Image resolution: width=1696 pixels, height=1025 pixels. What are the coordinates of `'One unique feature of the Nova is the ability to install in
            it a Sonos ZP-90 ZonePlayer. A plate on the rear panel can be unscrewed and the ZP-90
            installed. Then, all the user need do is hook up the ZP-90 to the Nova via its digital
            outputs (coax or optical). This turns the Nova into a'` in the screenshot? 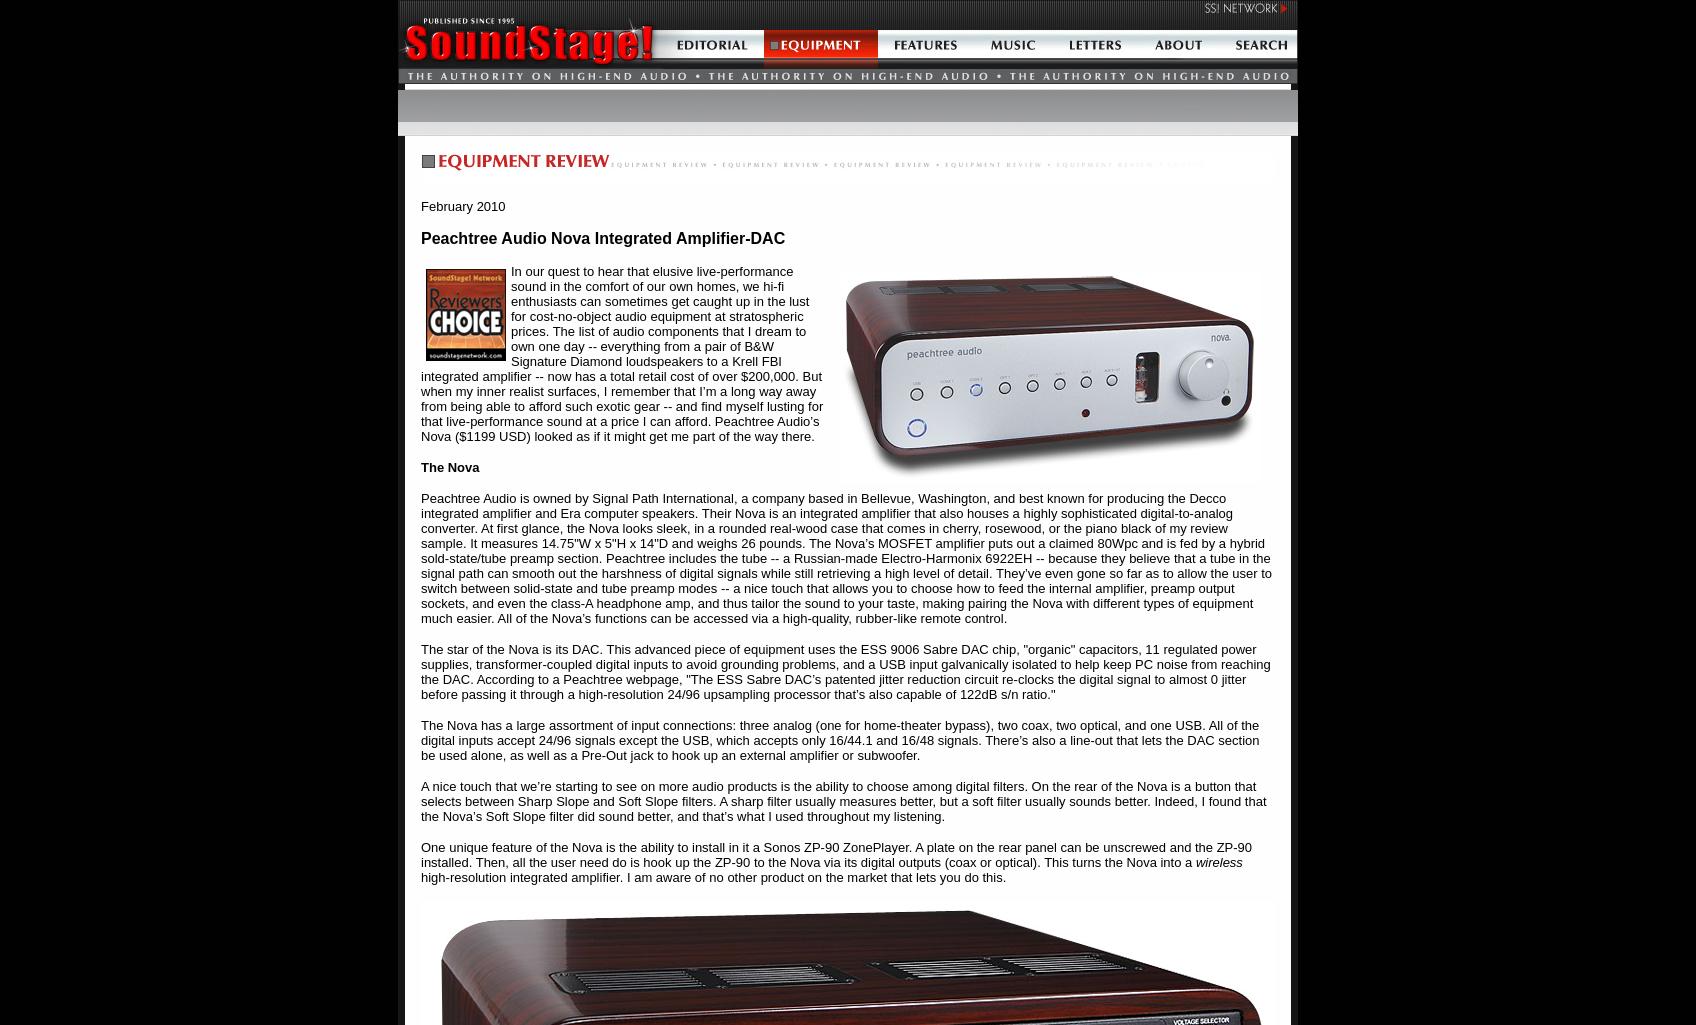 It's located at (835, 854).